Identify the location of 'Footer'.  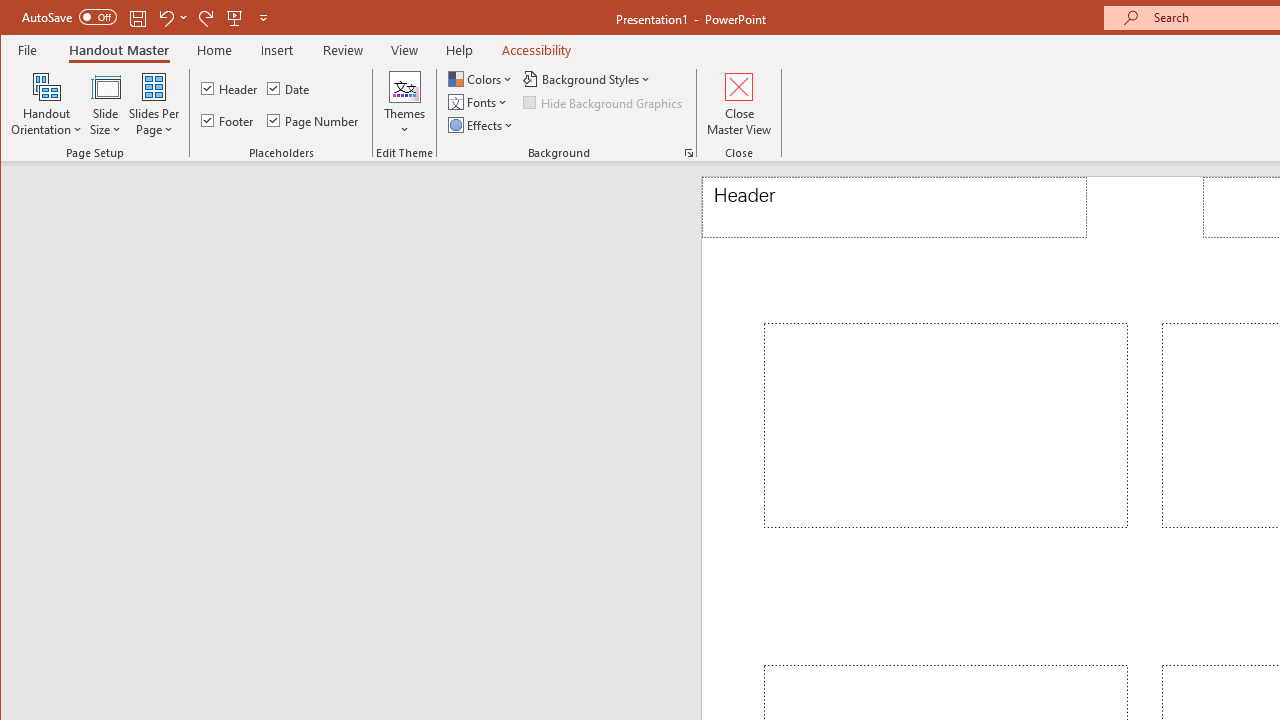
(229, 120).